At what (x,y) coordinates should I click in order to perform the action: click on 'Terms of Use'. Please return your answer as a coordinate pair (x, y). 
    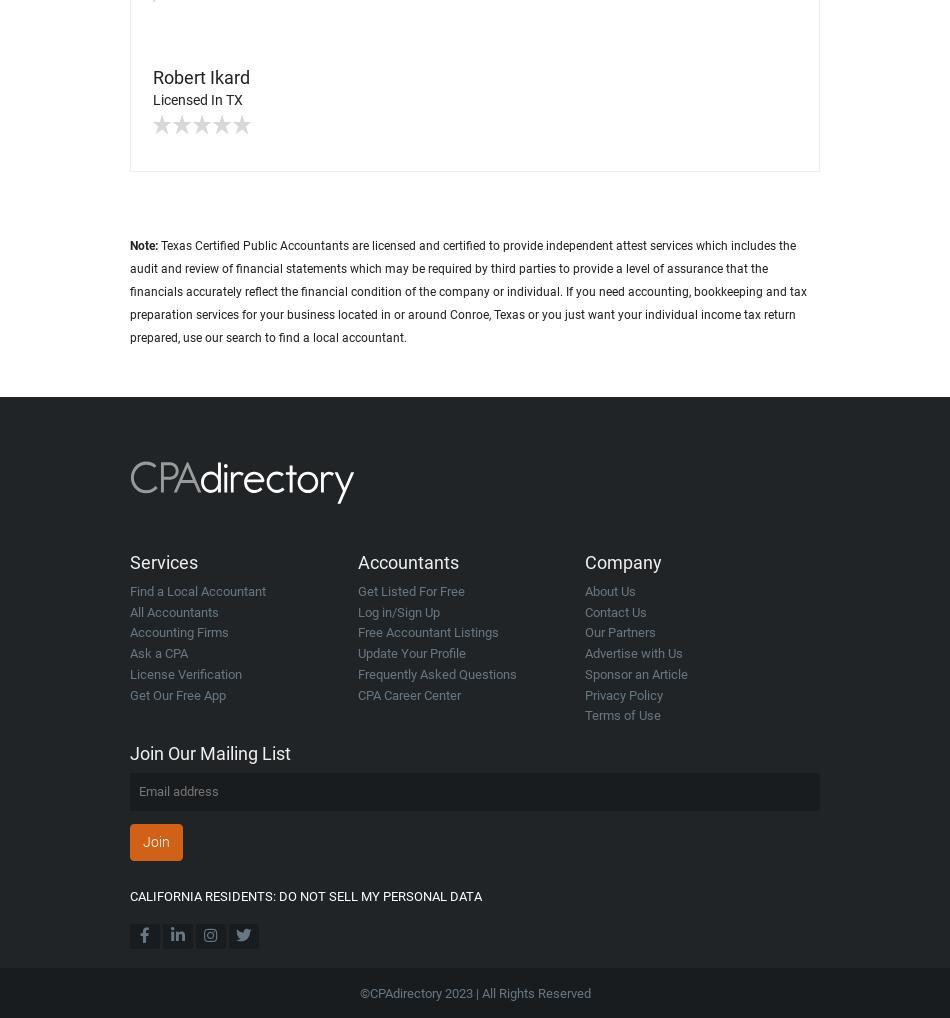
    Looking at the image, I should click on (623, 714).